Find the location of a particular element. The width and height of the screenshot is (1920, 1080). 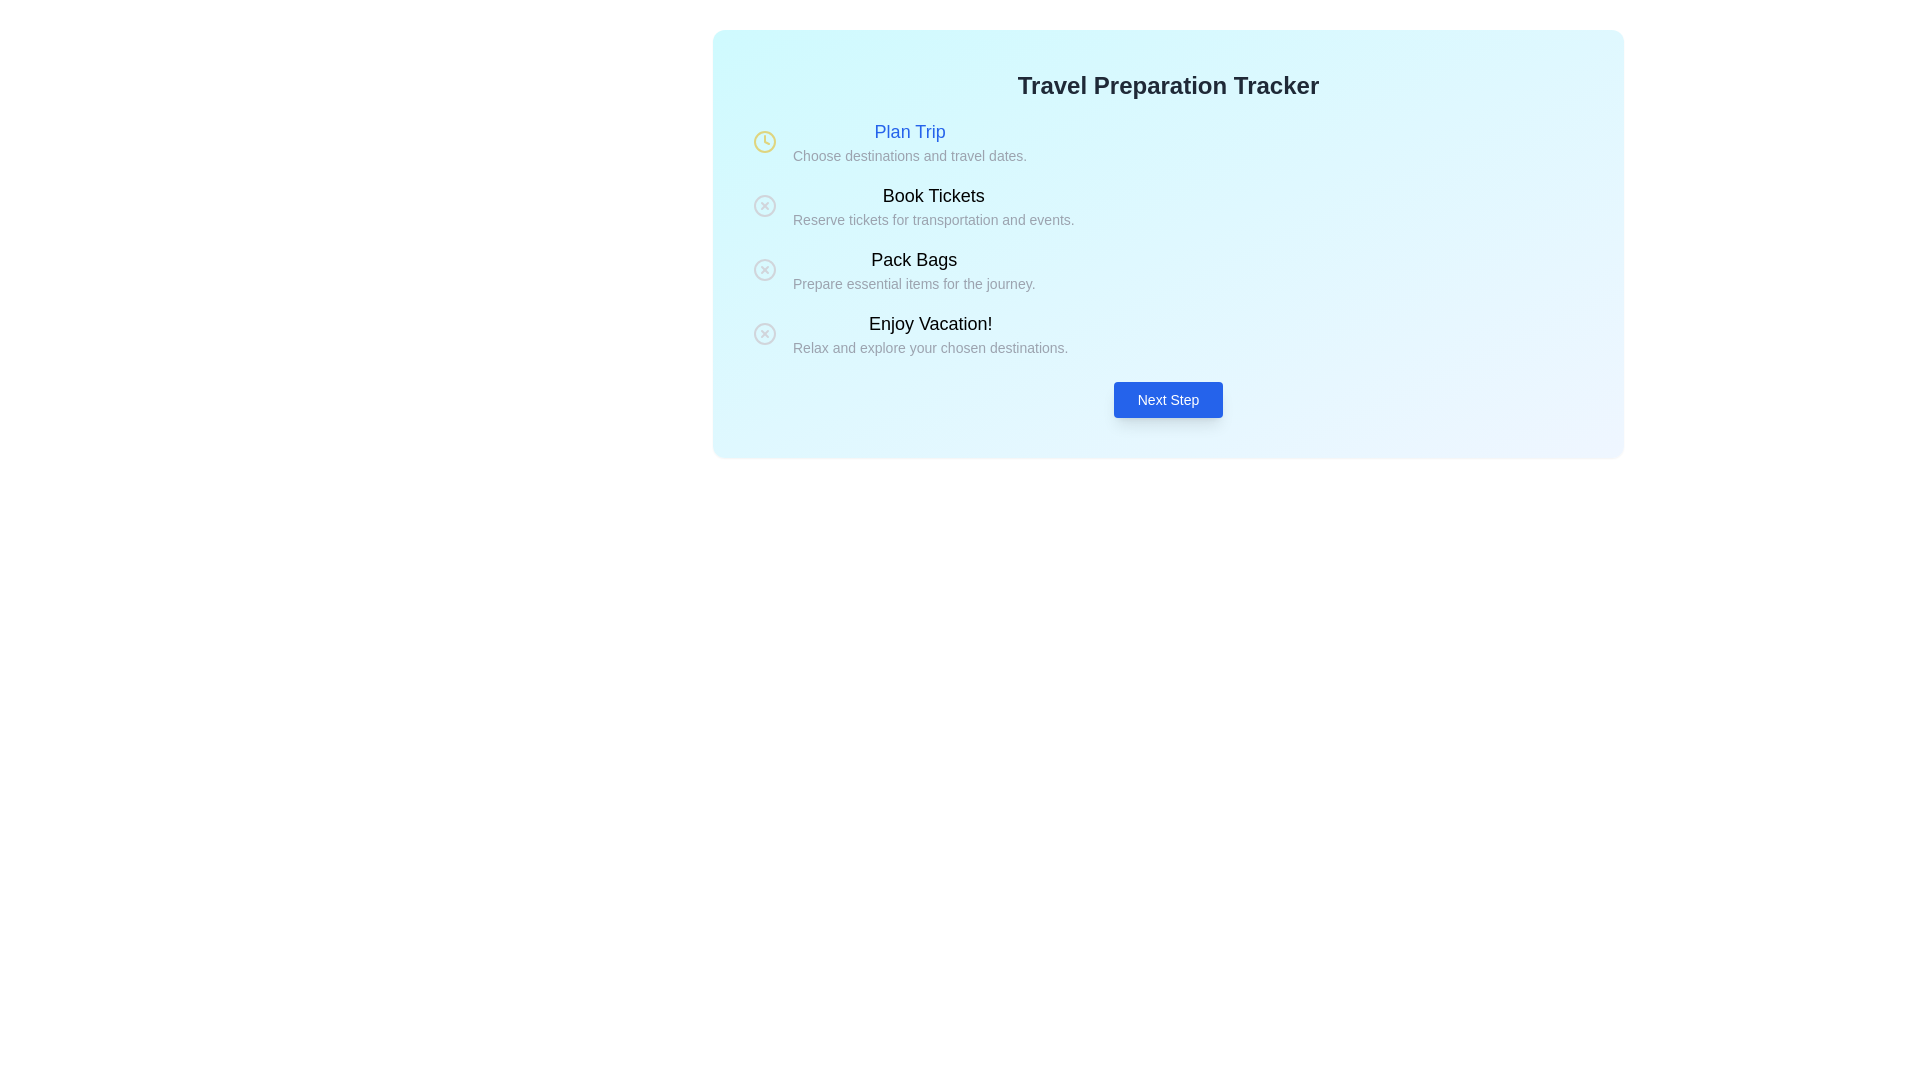

text label that provides additional information about the 'Plan Trip' step in the travel preparation tracker, positioned directly below the 'Plan Trip' heading is located at coordinates (909, 154).